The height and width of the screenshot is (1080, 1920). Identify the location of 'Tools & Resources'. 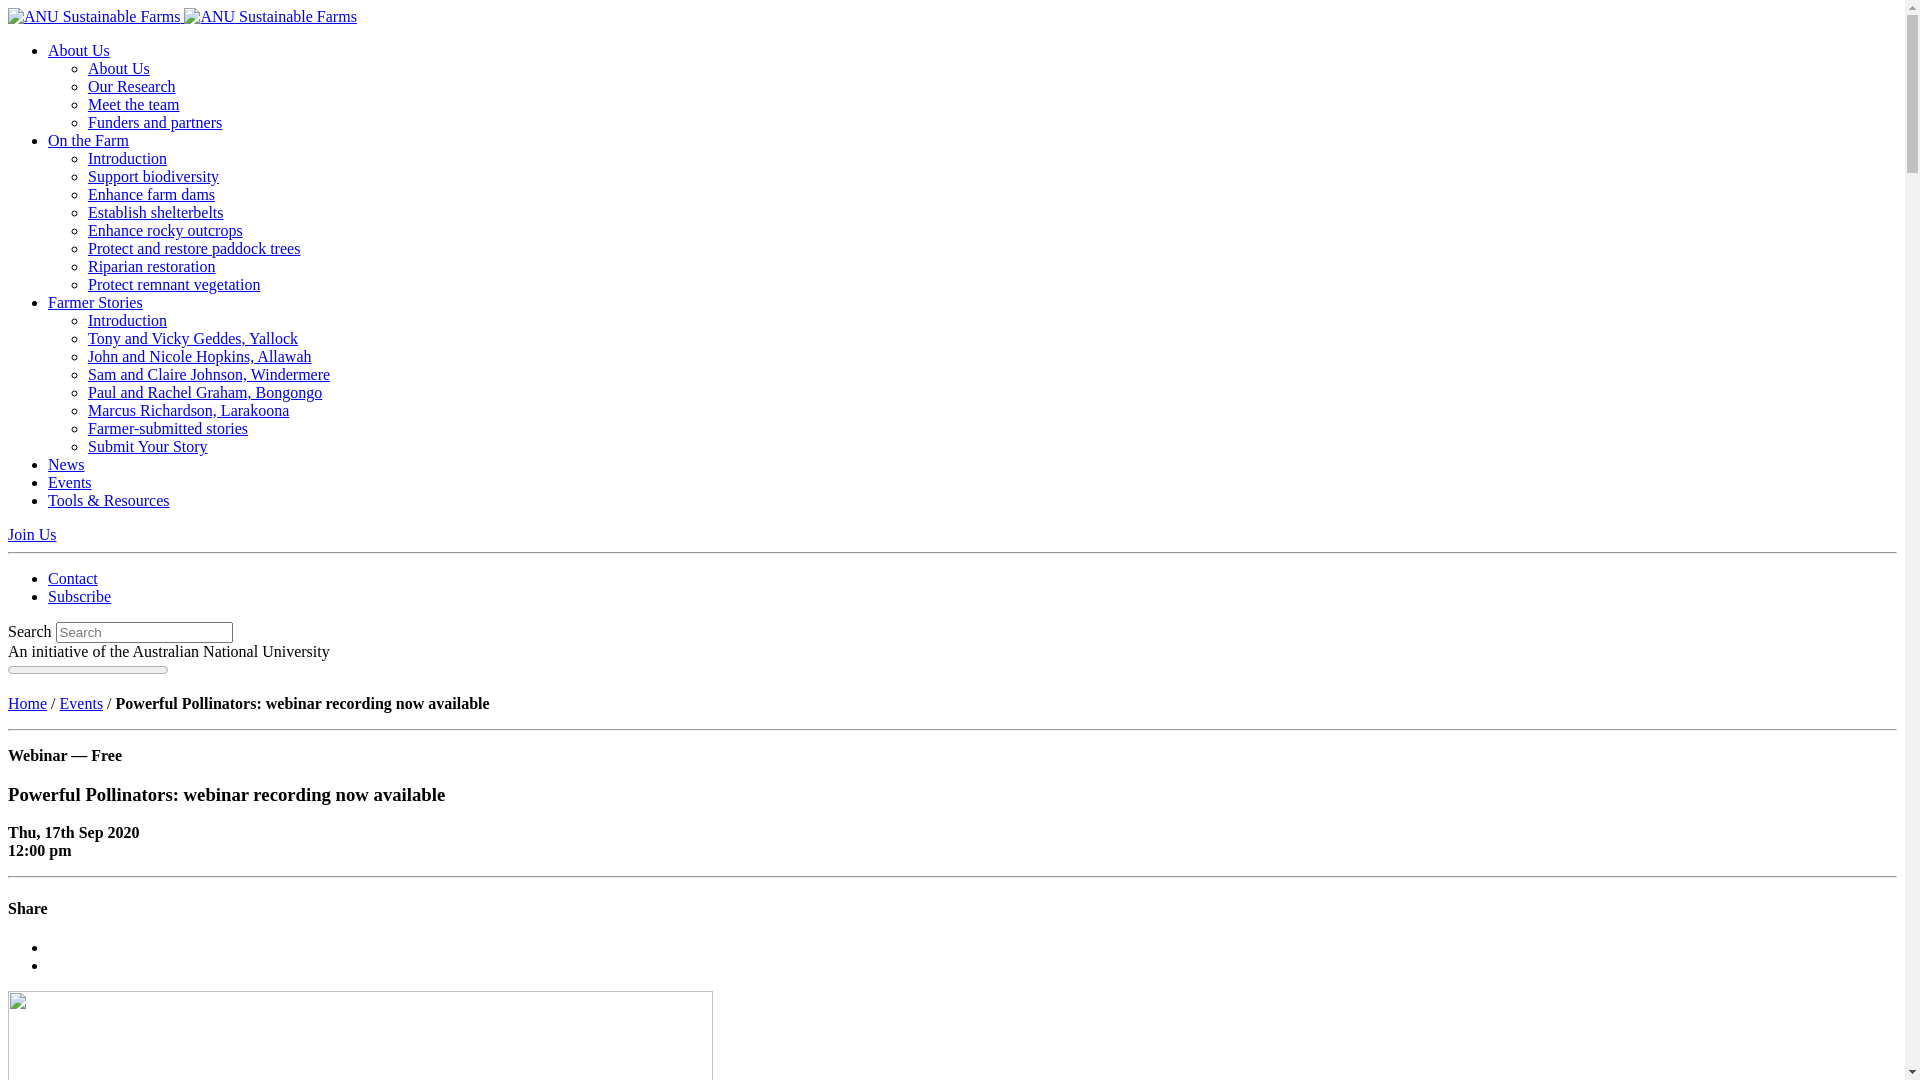
(108, 499).